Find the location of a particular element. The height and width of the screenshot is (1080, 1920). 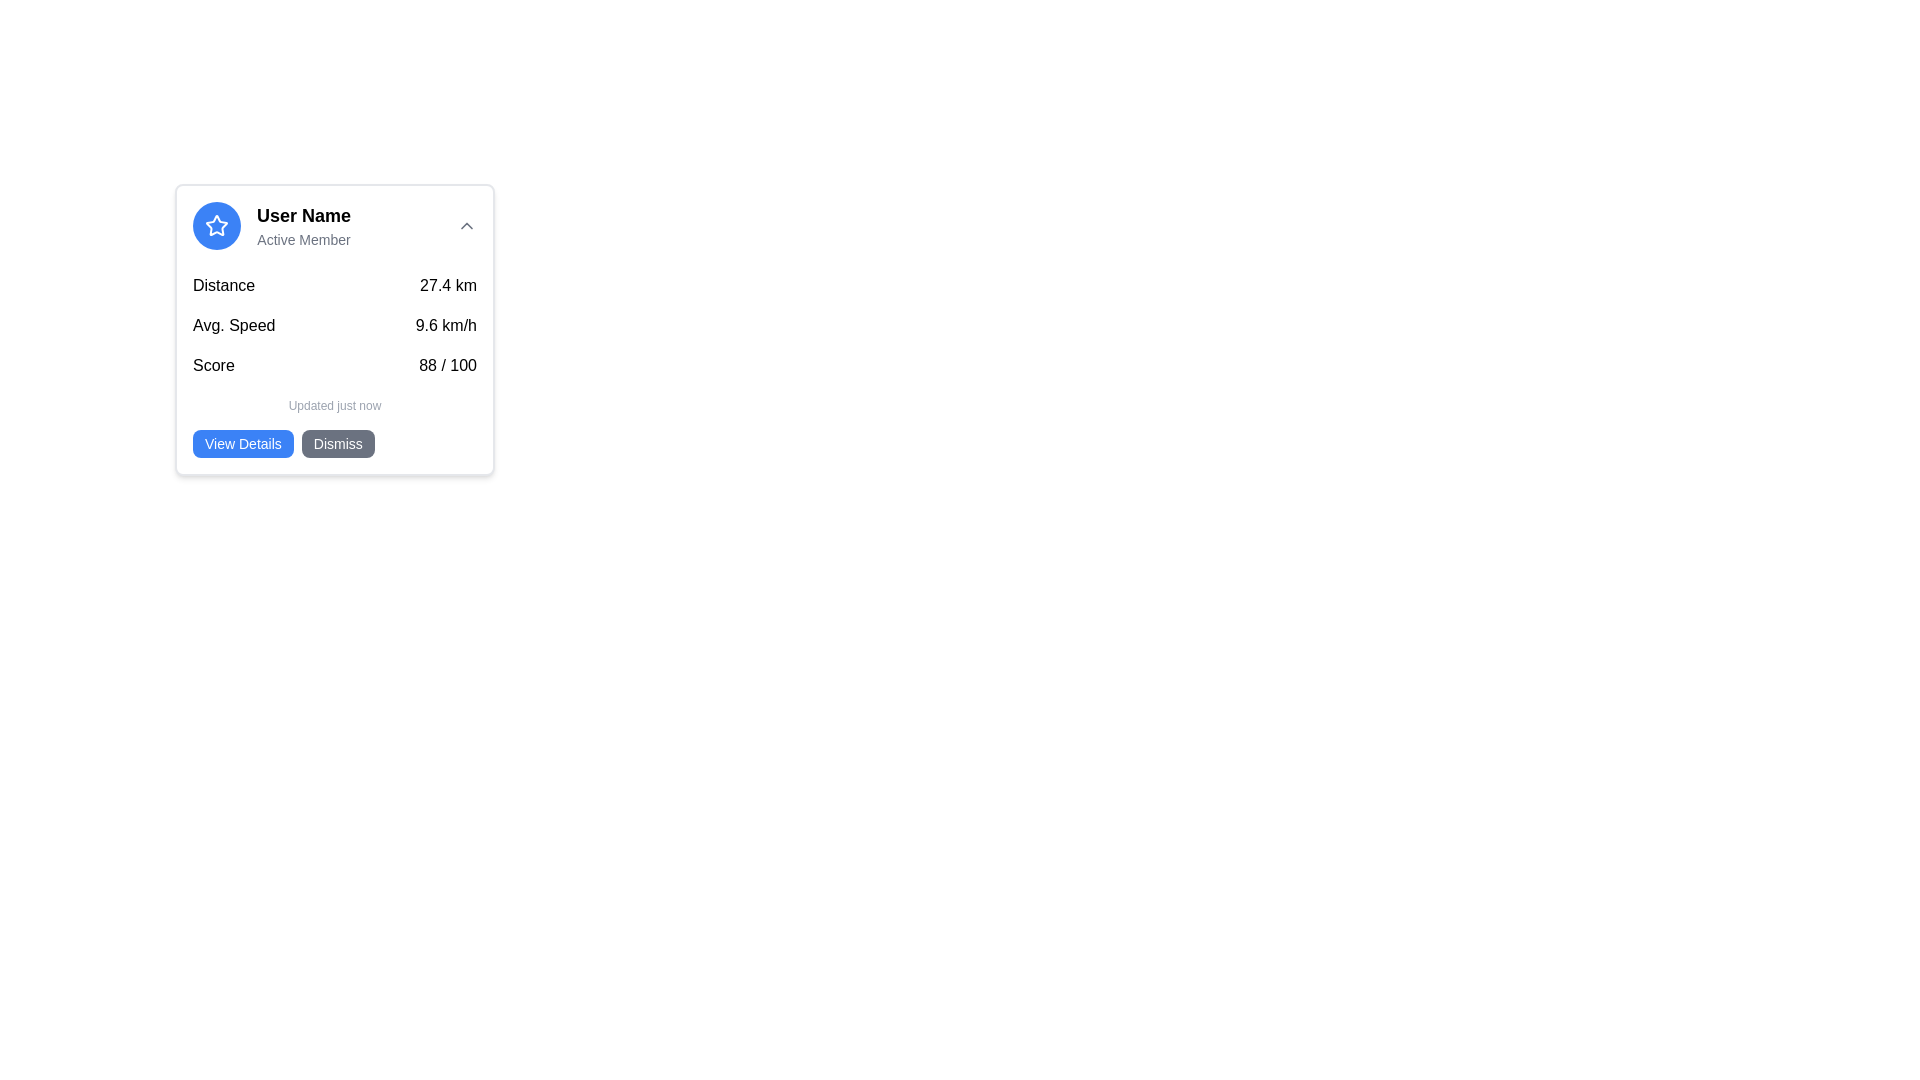

the timestamp text label that indicates the freshness of the displayed data, positioned below the 'Score' row and above the 'View Details' and 'Dismiss' buttons is located at coordinates (335, 405).